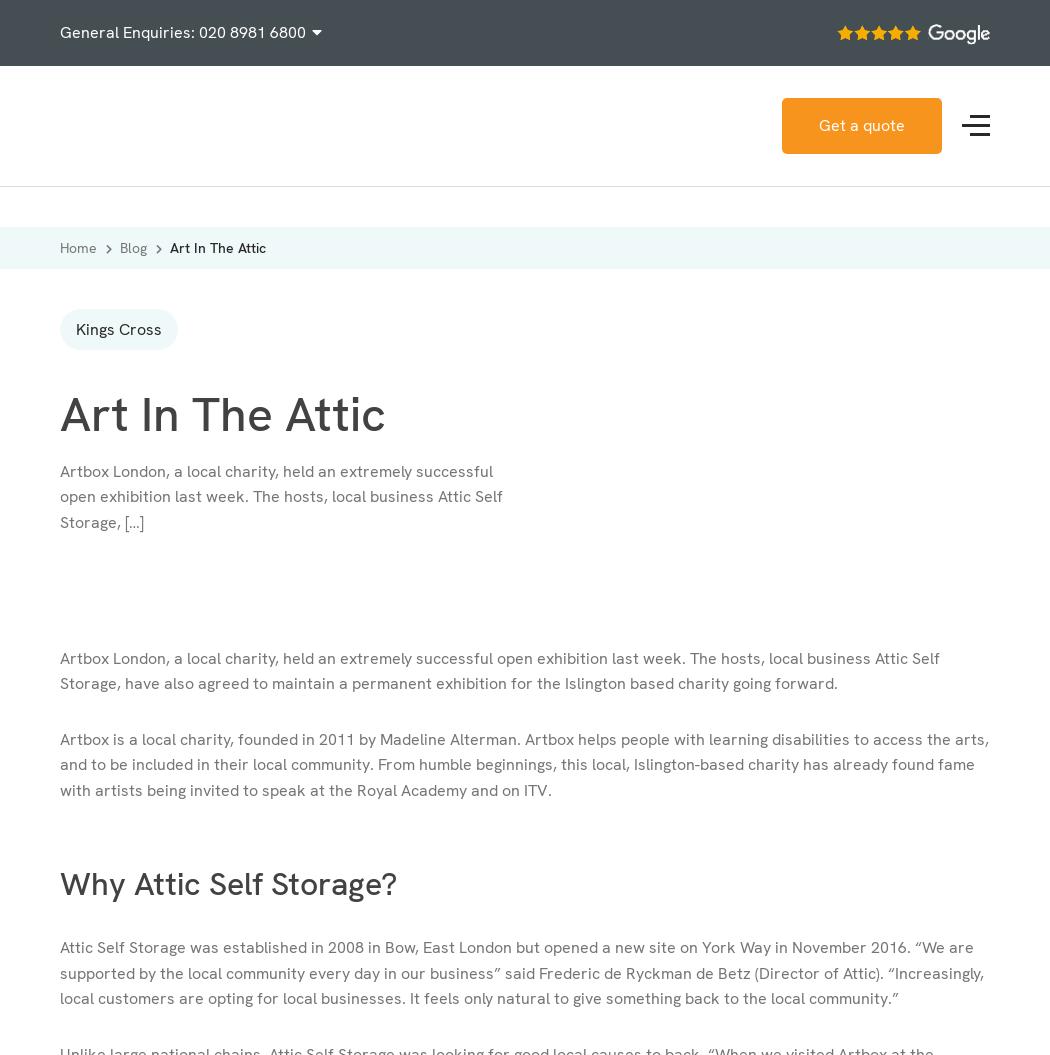 The image size is (1050, 1055). What do you see at coordinates (58, 248) in the screenshot?
I see `'Home'` at bounding box center [58, 248].